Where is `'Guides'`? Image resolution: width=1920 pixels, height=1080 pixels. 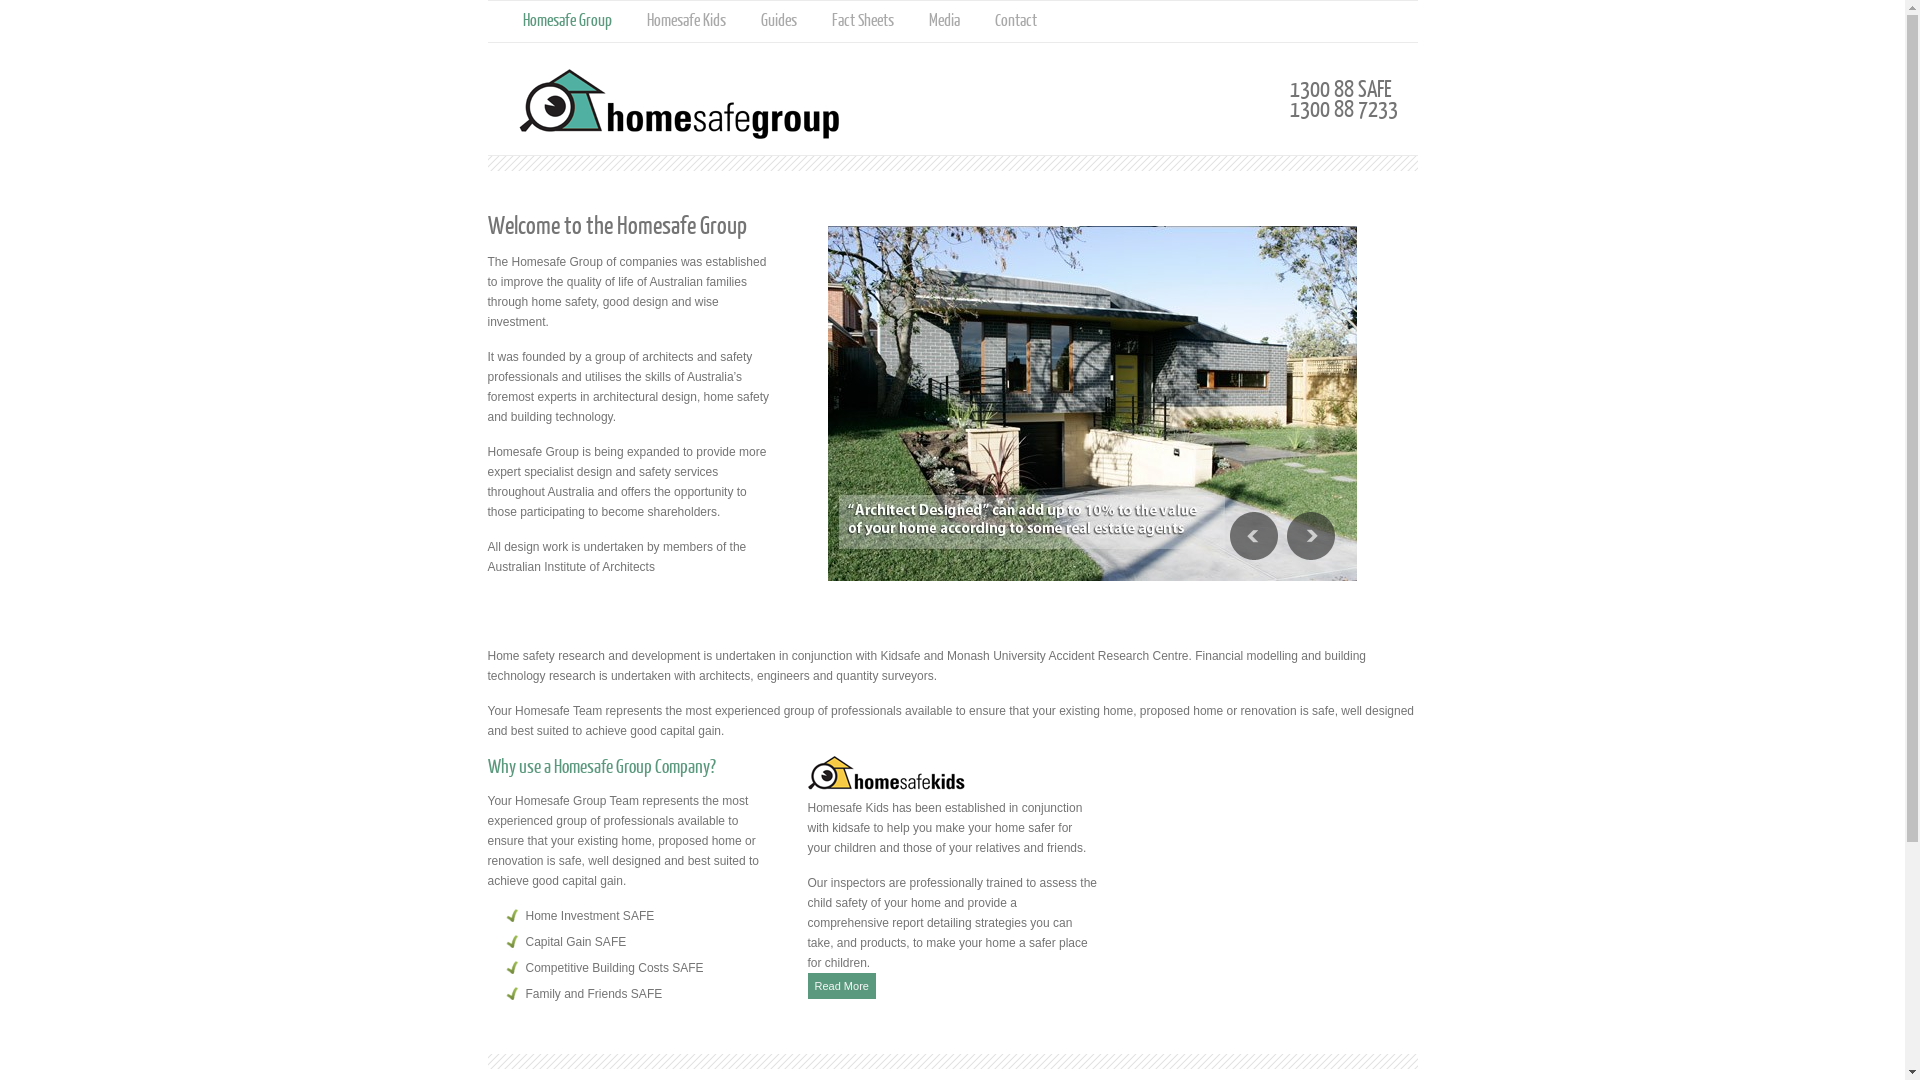
'Guides' is located at coordinates (776, 19).